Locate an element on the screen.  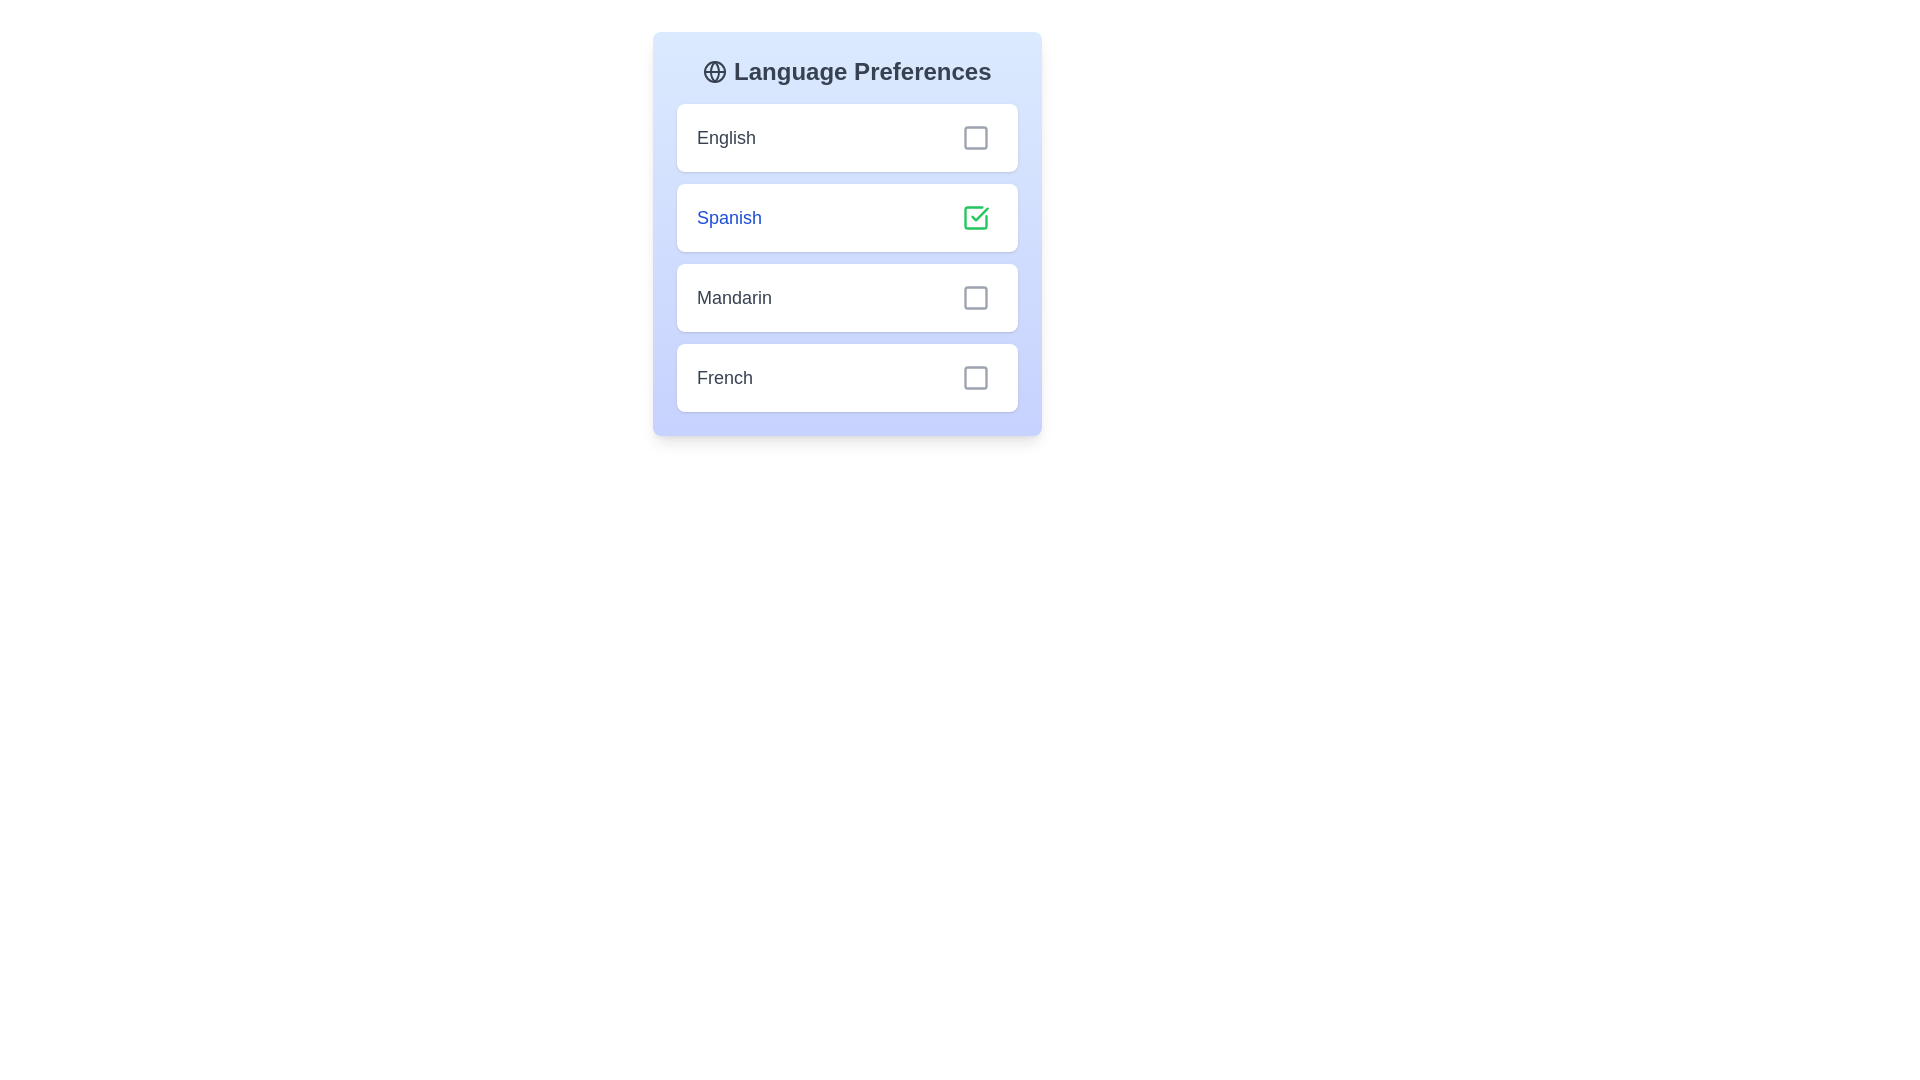
the circular element in the globe icon located in the header of the 'Language Preferences' section is located at coordinates (715, 70).